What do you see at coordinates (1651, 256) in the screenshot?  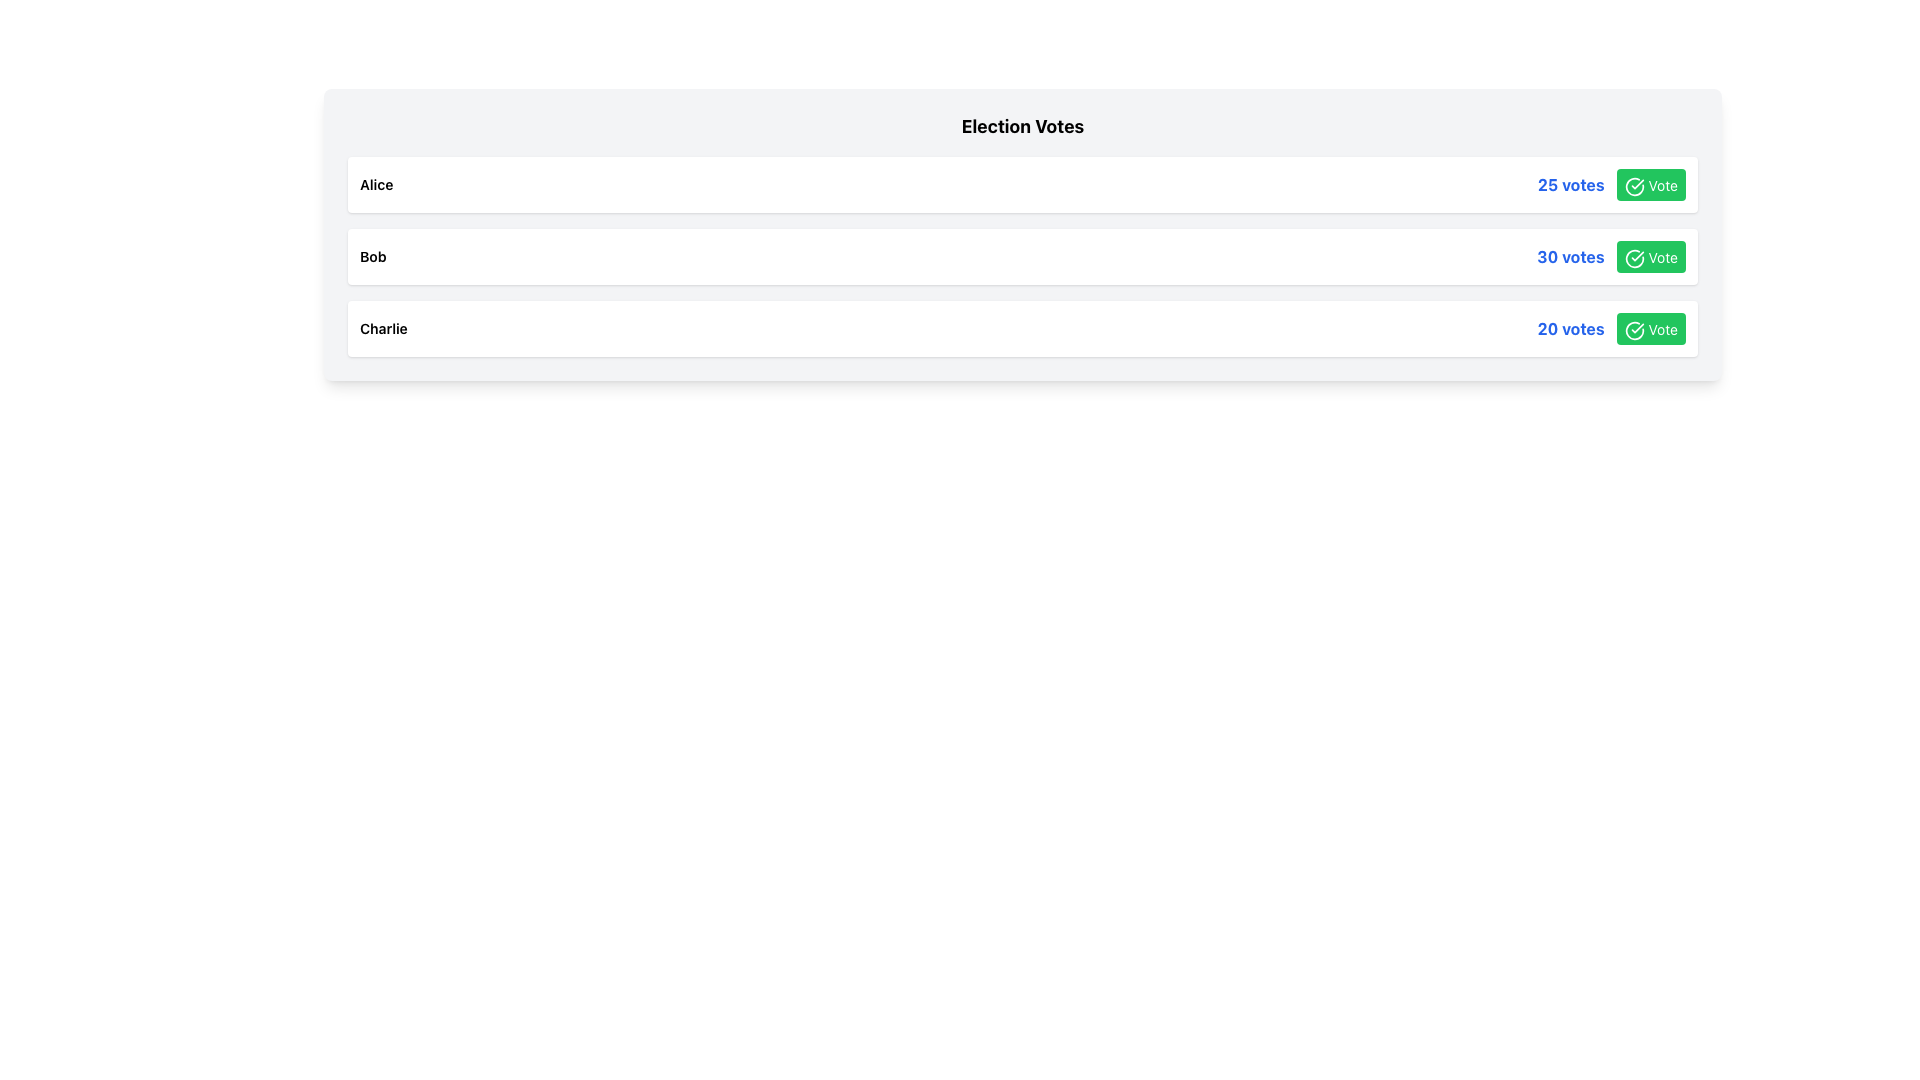 I see `the green 'Vote' button with white text and a checkmark icon to cast a vote` at bounding box center [1651, 256].